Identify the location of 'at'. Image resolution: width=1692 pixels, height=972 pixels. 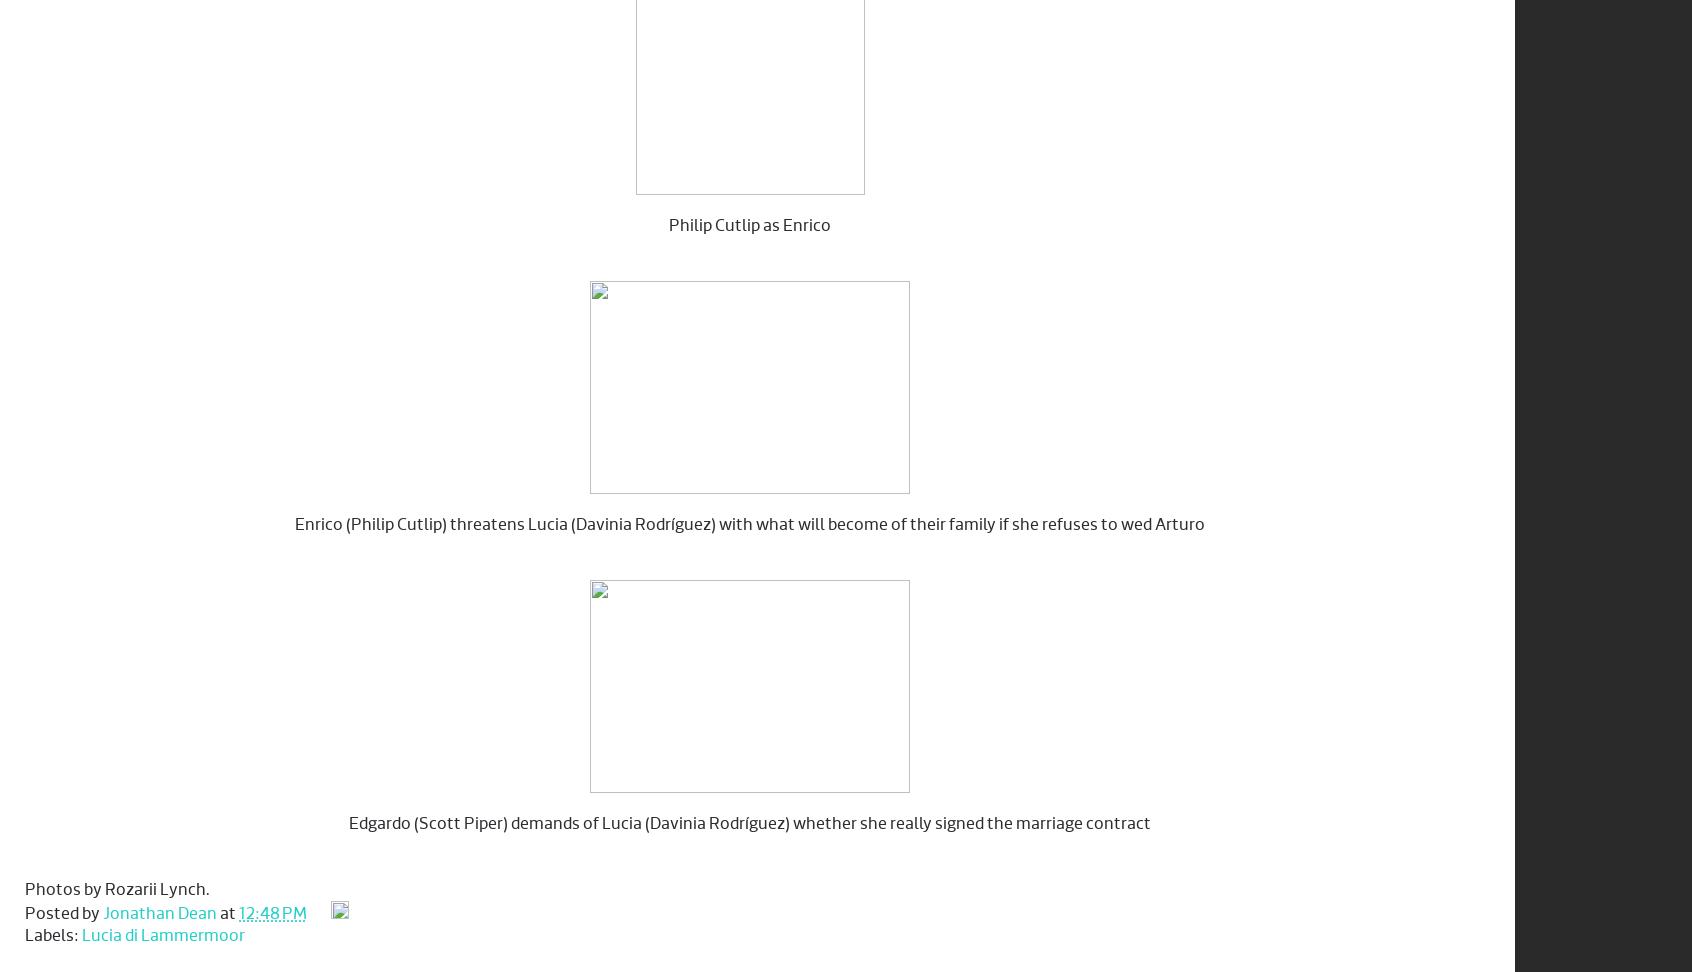
(219, 912).